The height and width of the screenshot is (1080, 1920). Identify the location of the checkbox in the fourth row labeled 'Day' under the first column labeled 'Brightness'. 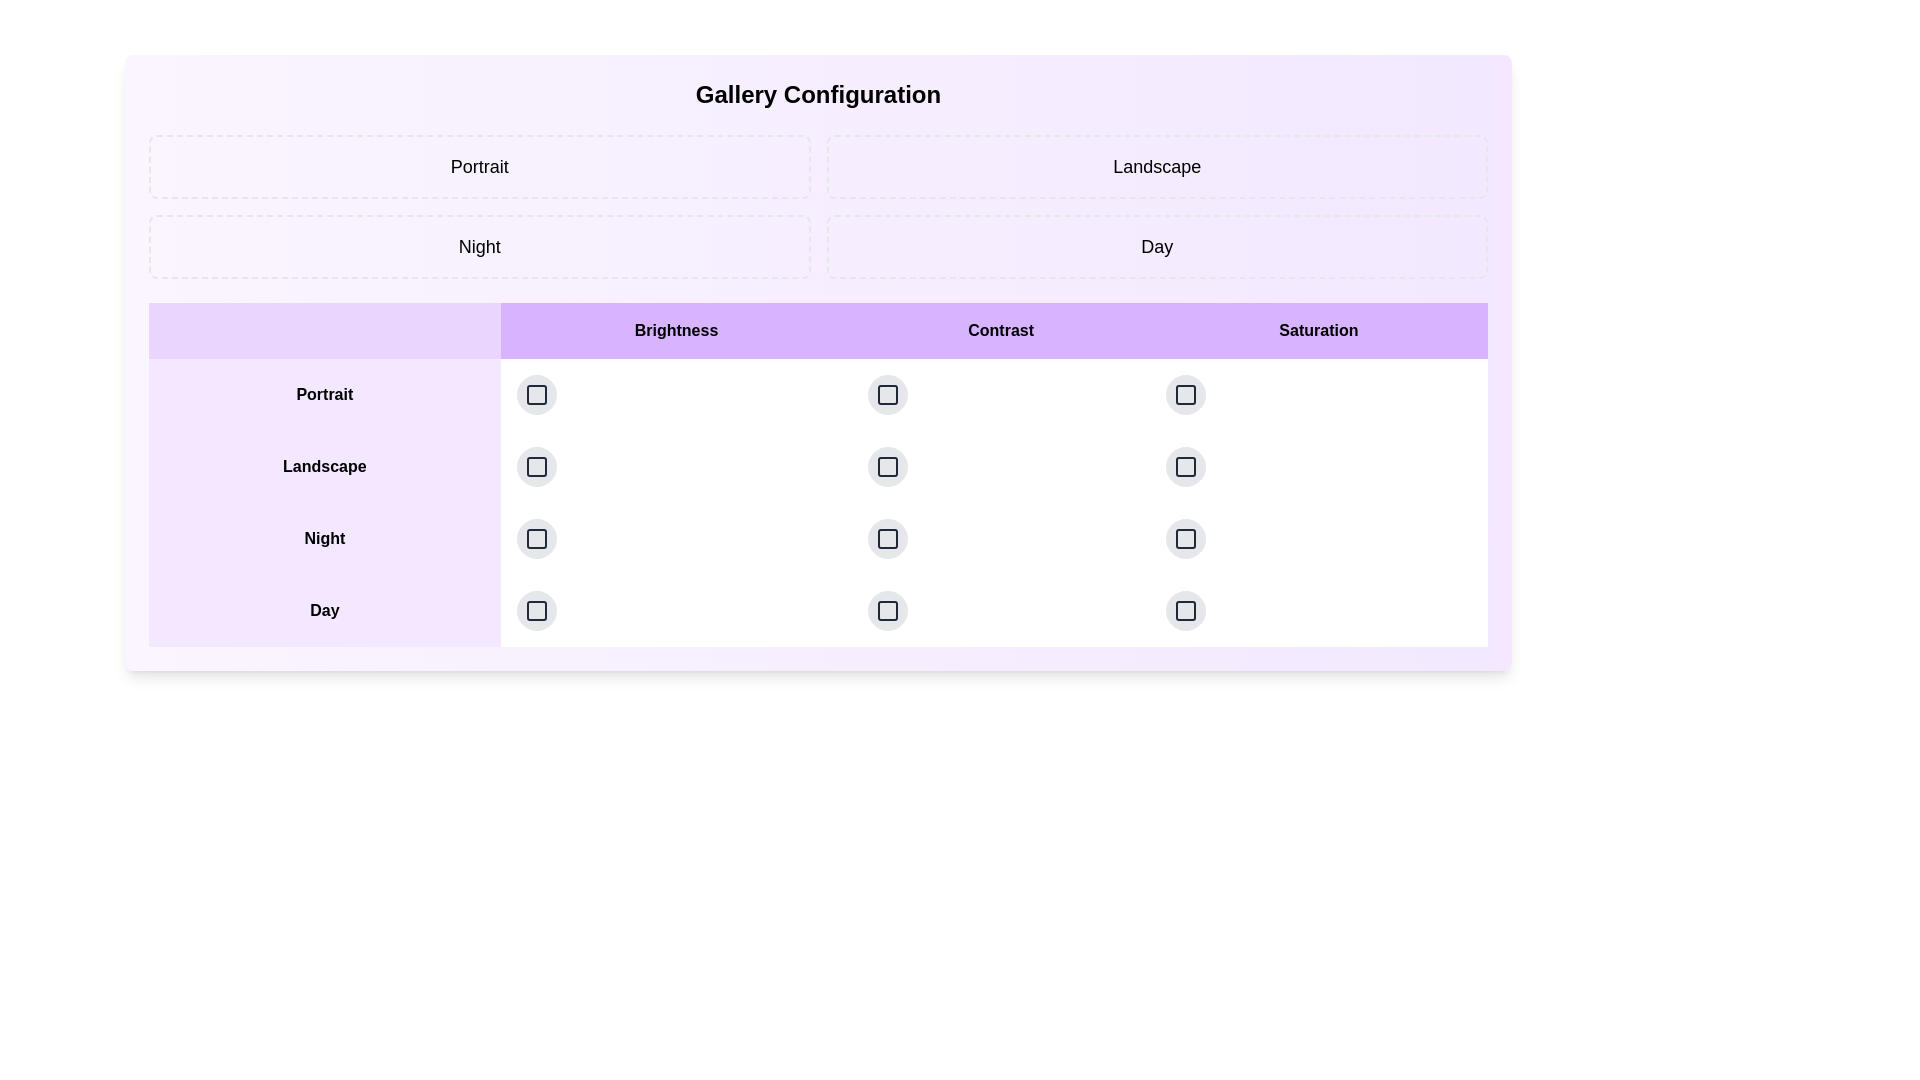
(536, 609).